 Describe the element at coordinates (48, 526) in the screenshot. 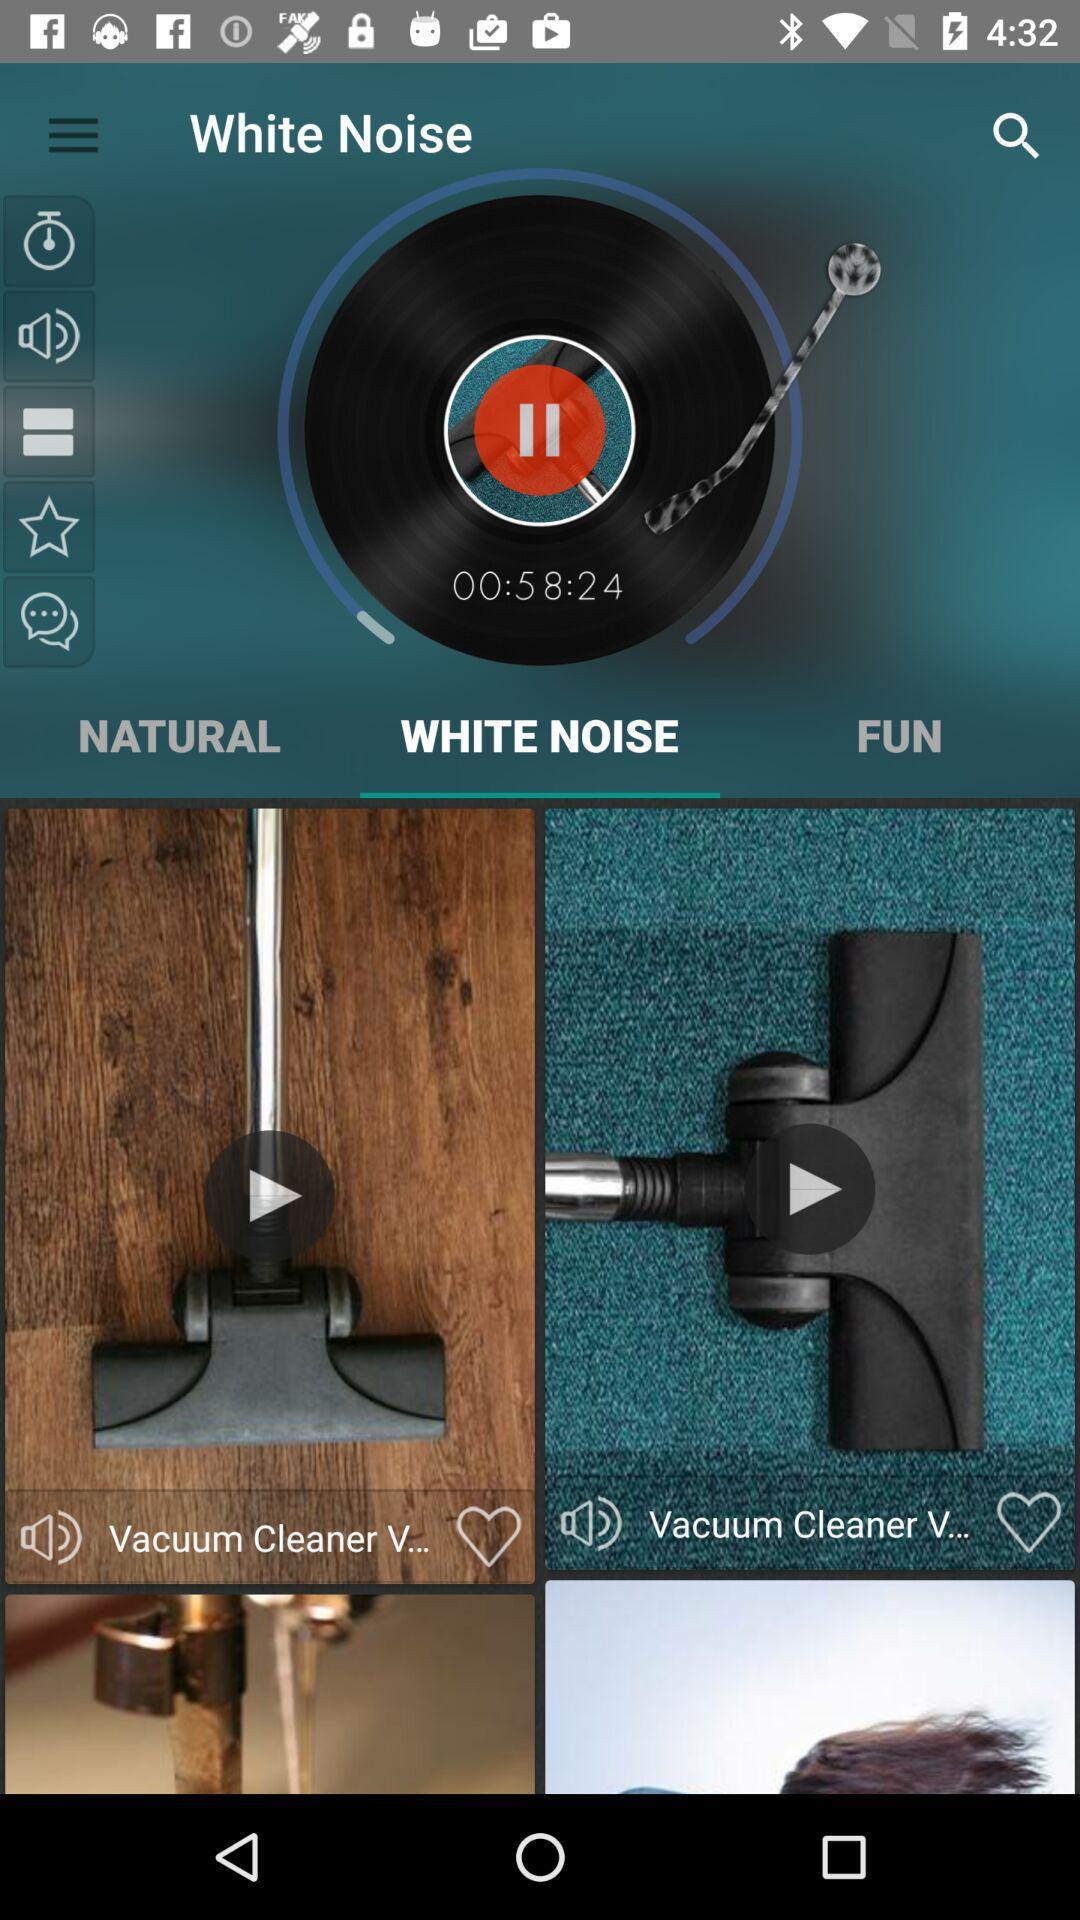

I see `the star icon` at that location.